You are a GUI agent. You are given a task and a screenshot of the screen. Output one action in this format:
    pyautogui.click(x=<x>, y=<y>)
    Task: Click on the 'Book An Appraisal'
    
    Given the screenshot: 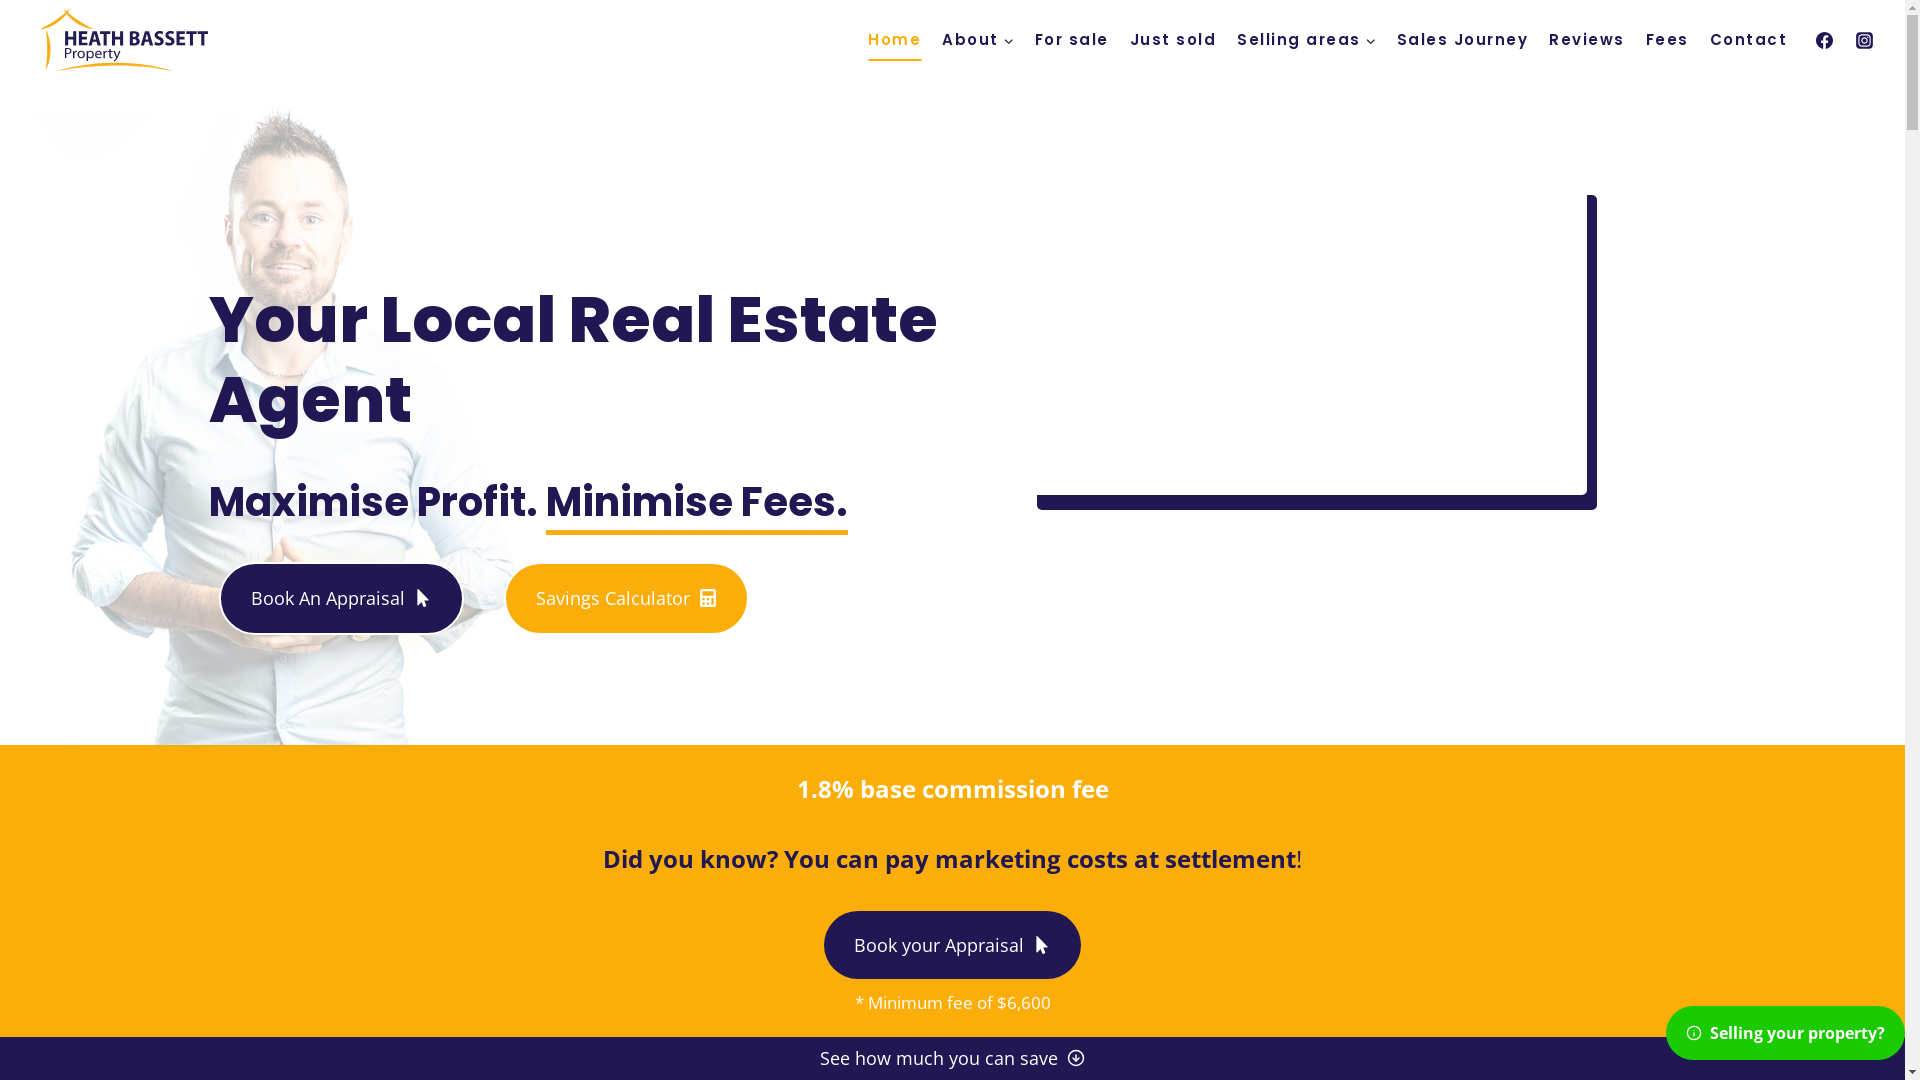 What is the action you would take?
    pyautogui.click(x=340, y=597)
    